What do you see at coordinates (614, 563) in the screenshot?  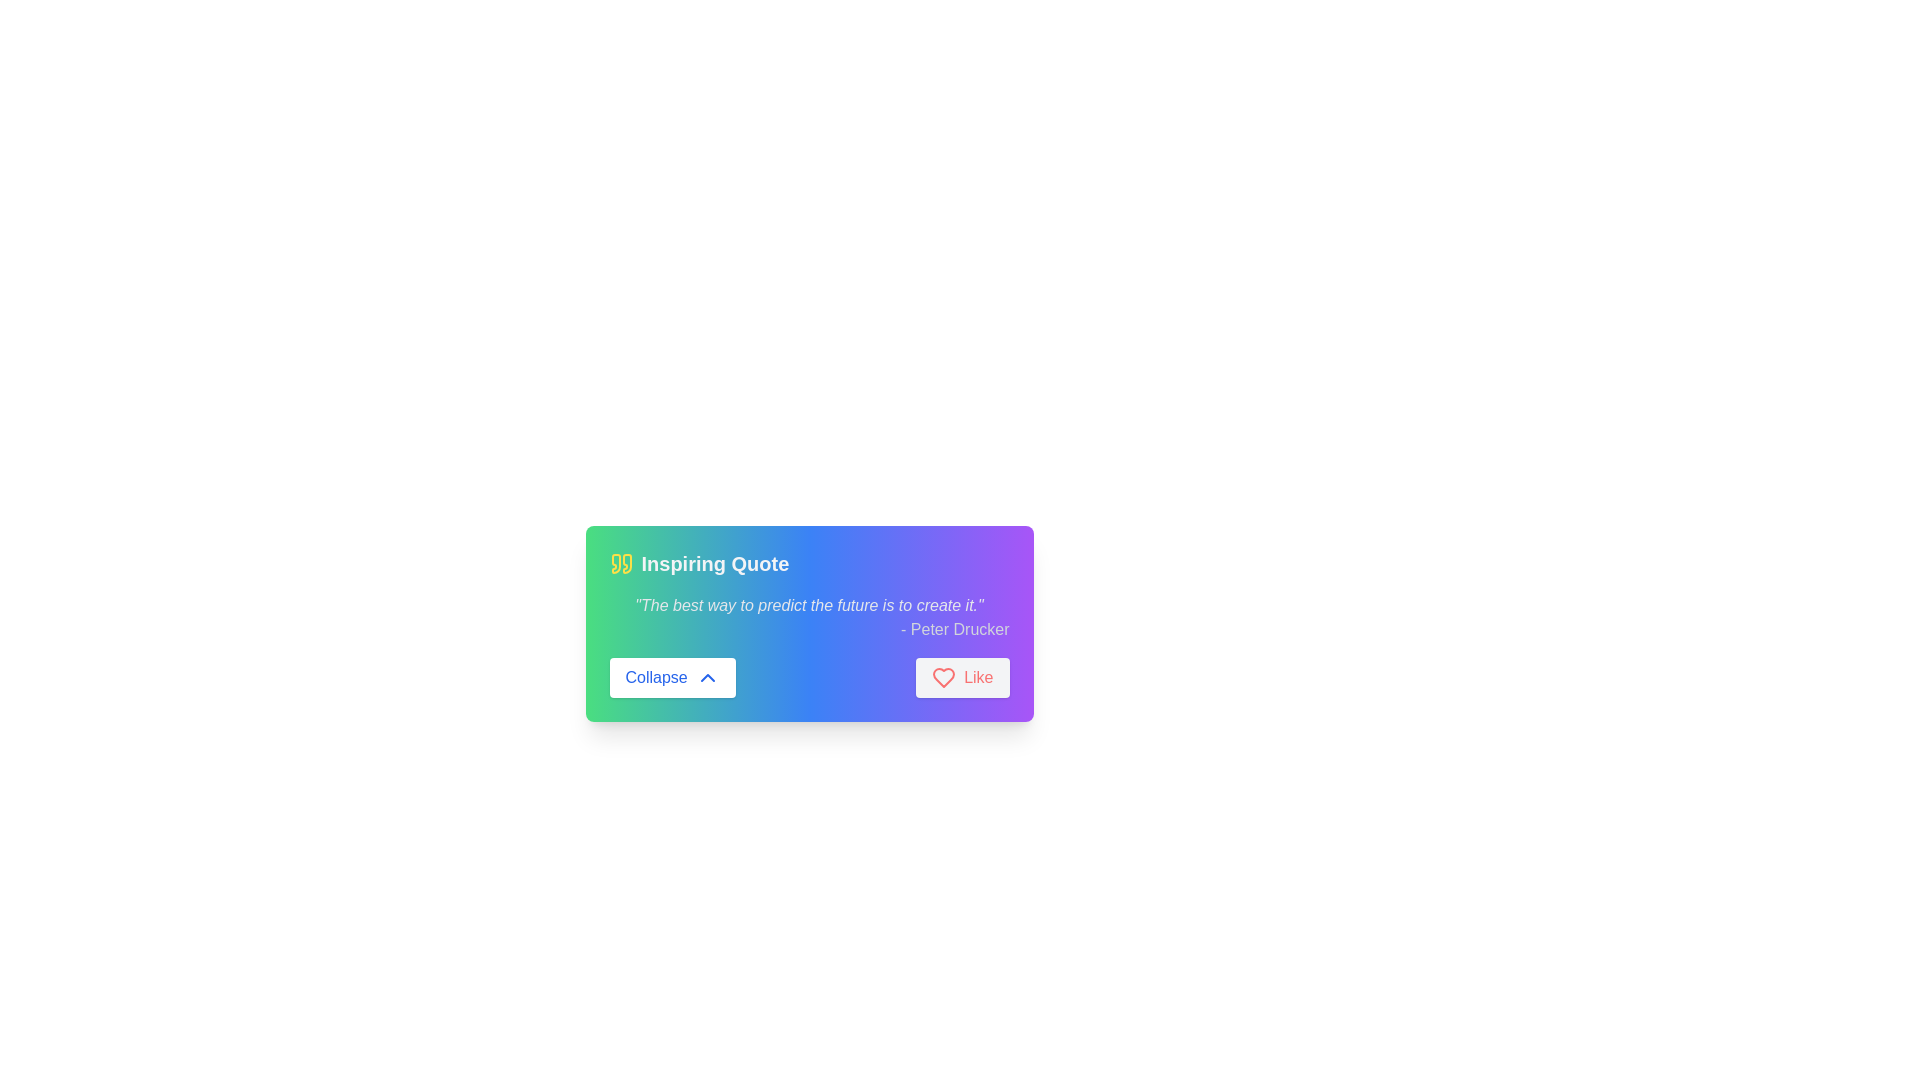 I see `the left quotation mark decorative SVG element, which is styled with a yellowish hue and located at the top-left corner of the gradient-colored card` at bounding box center [614, 563].